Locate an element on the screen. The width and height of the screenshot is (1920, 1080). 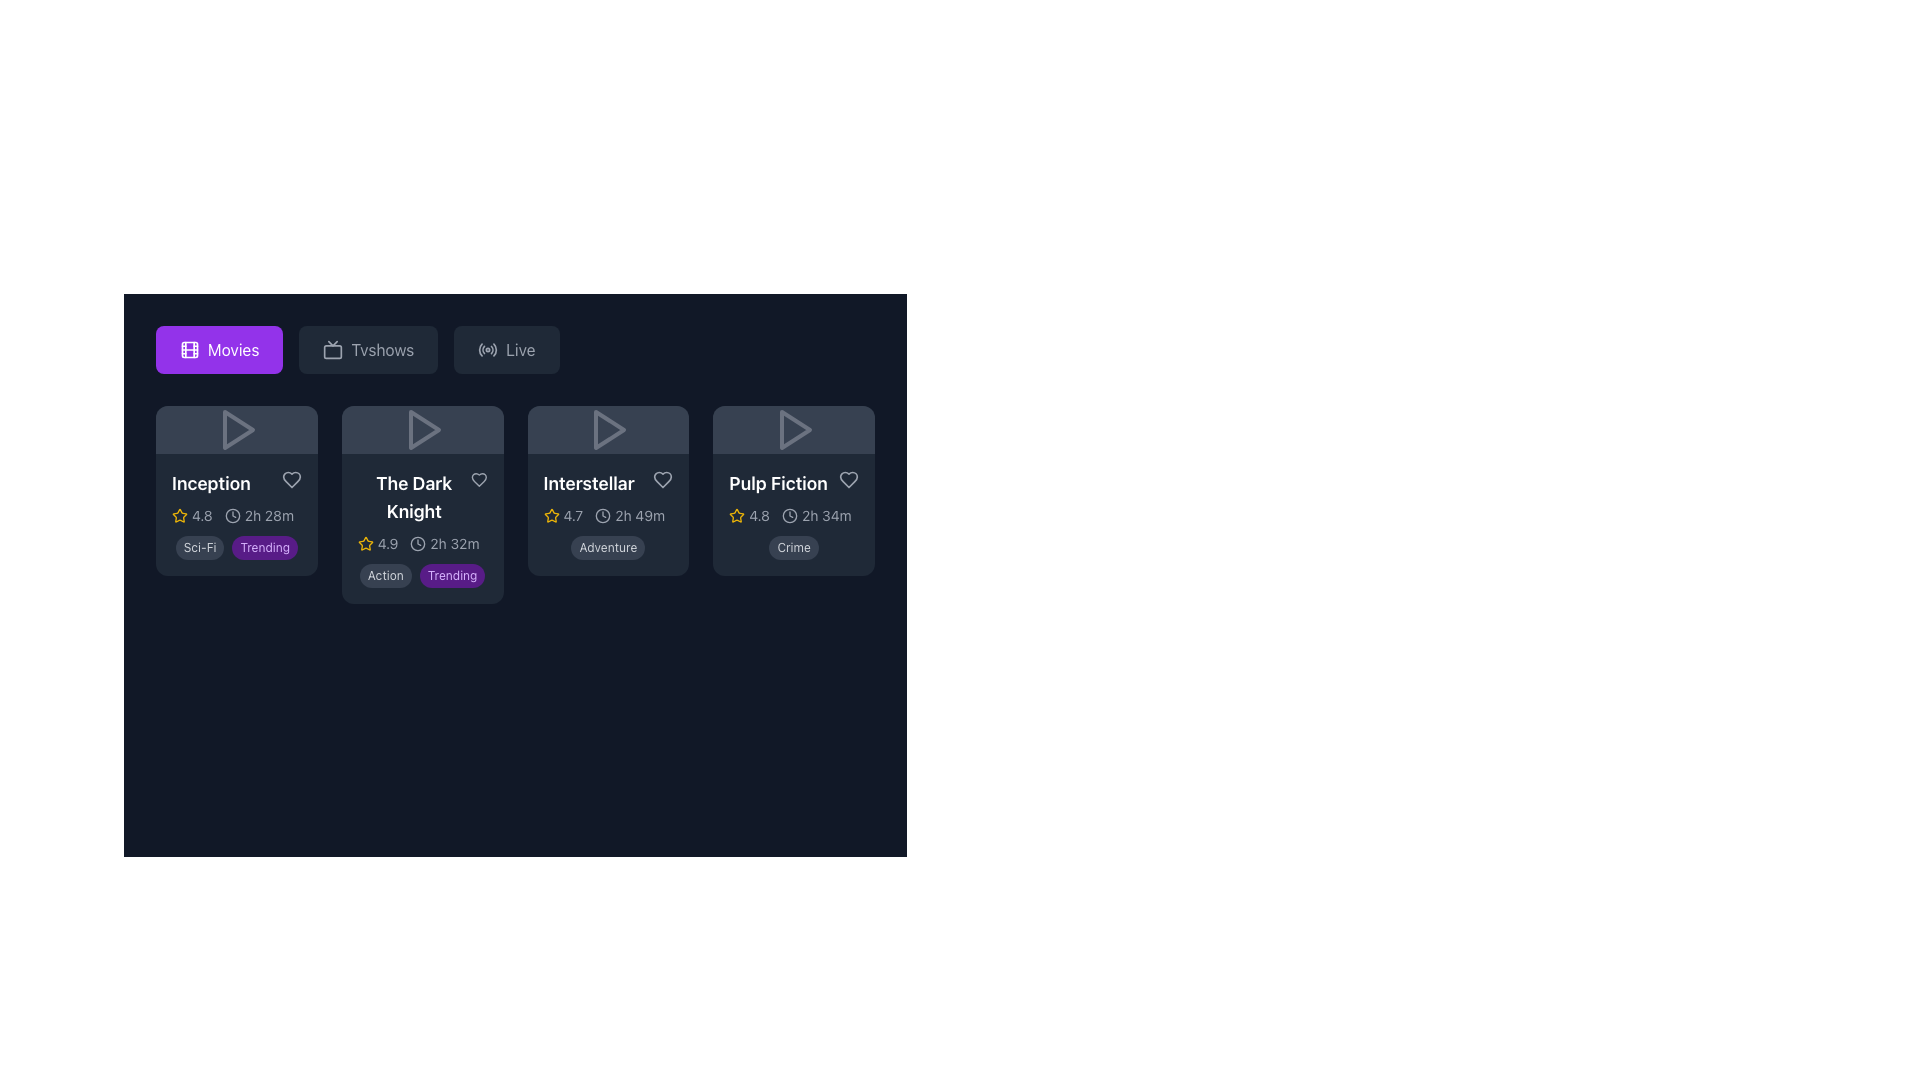
the star icon representing the rating for the movie 'Interstellar' is located at coordinates (551, 515).